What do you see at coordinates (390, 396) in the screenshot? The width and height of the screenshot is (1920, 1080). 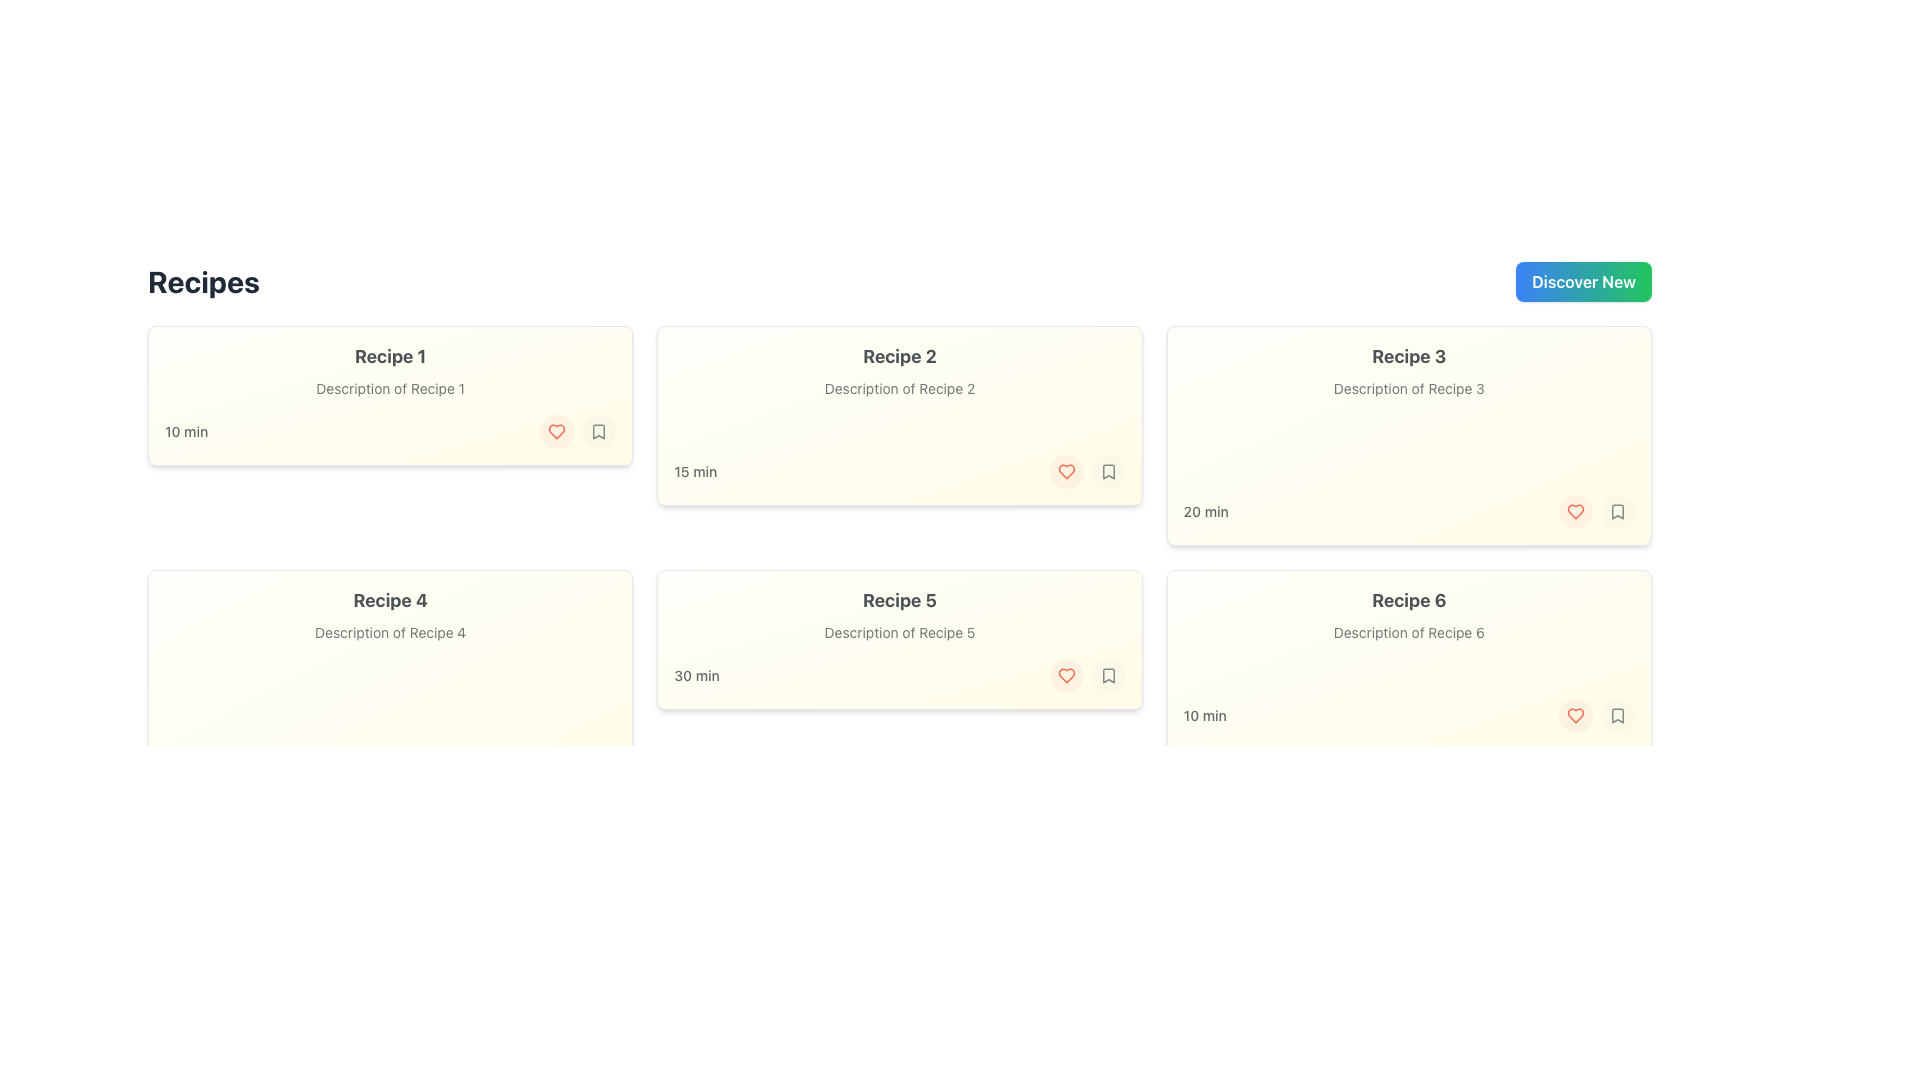 I see `the first recipe card in the grid layout to trigger additional effects` at bounding box center [390, 396].